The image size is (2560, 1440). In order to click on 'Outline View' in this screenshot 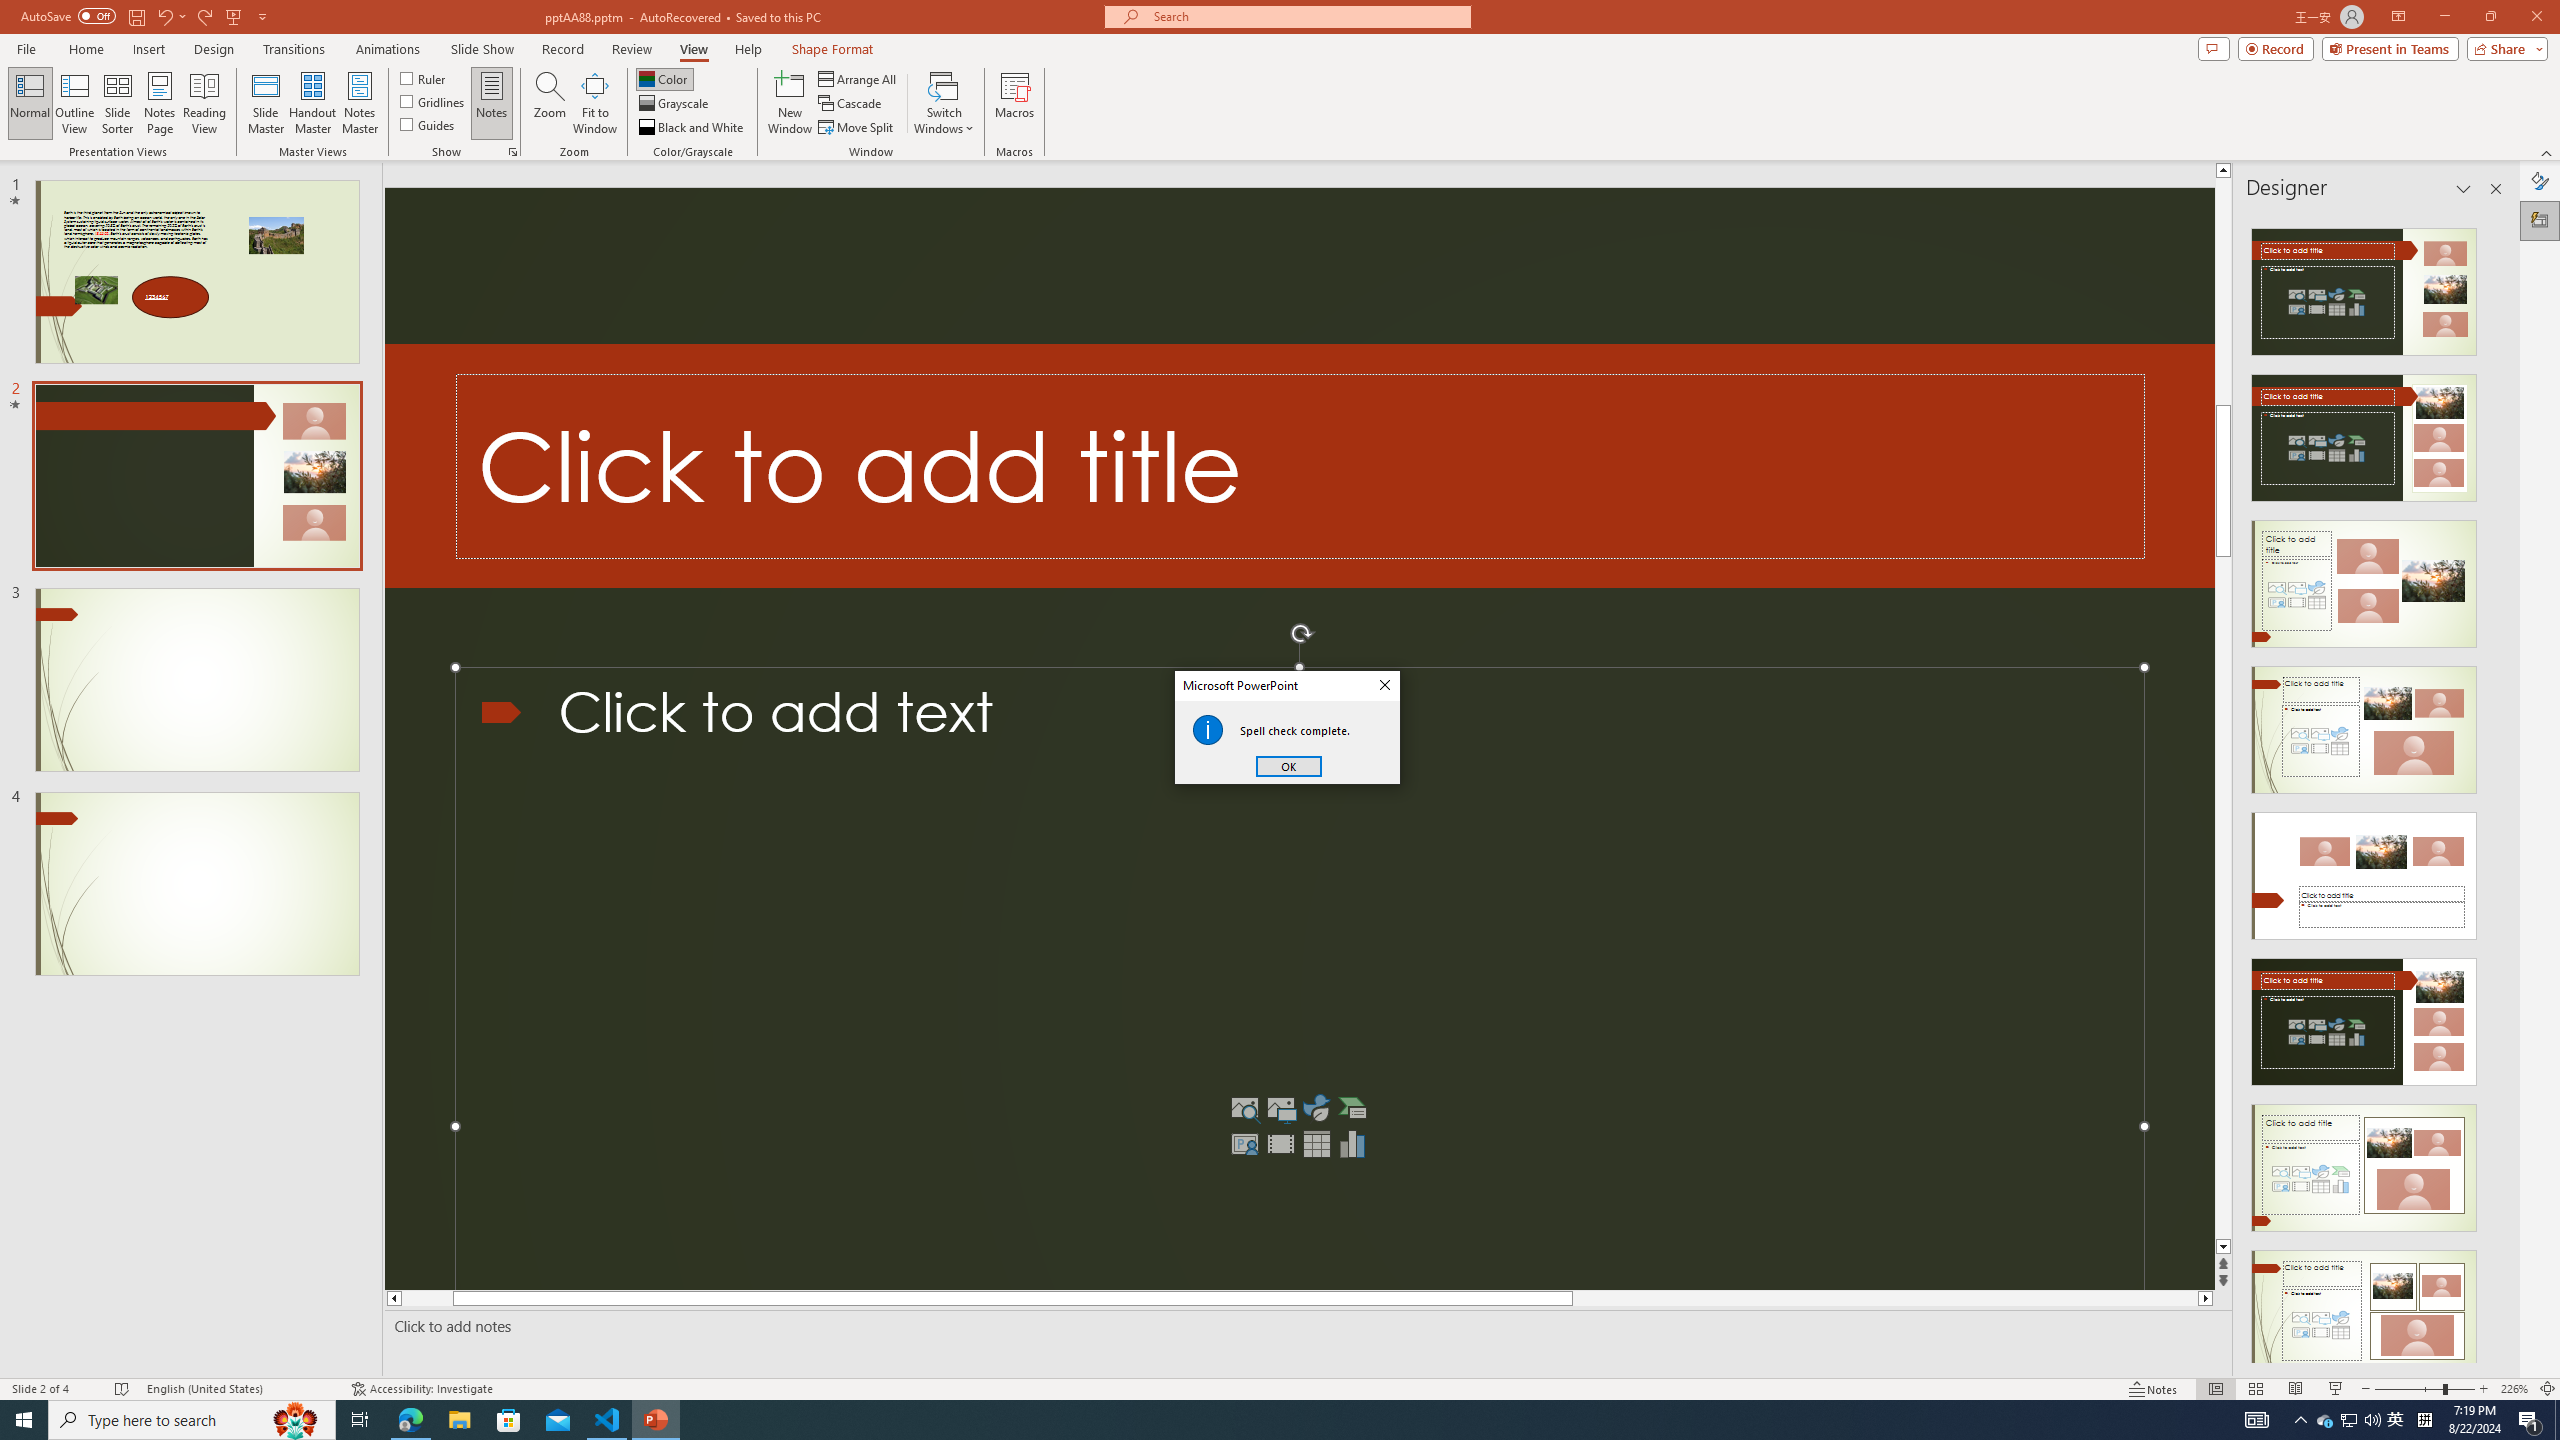, I will do `click(74, 103)`.